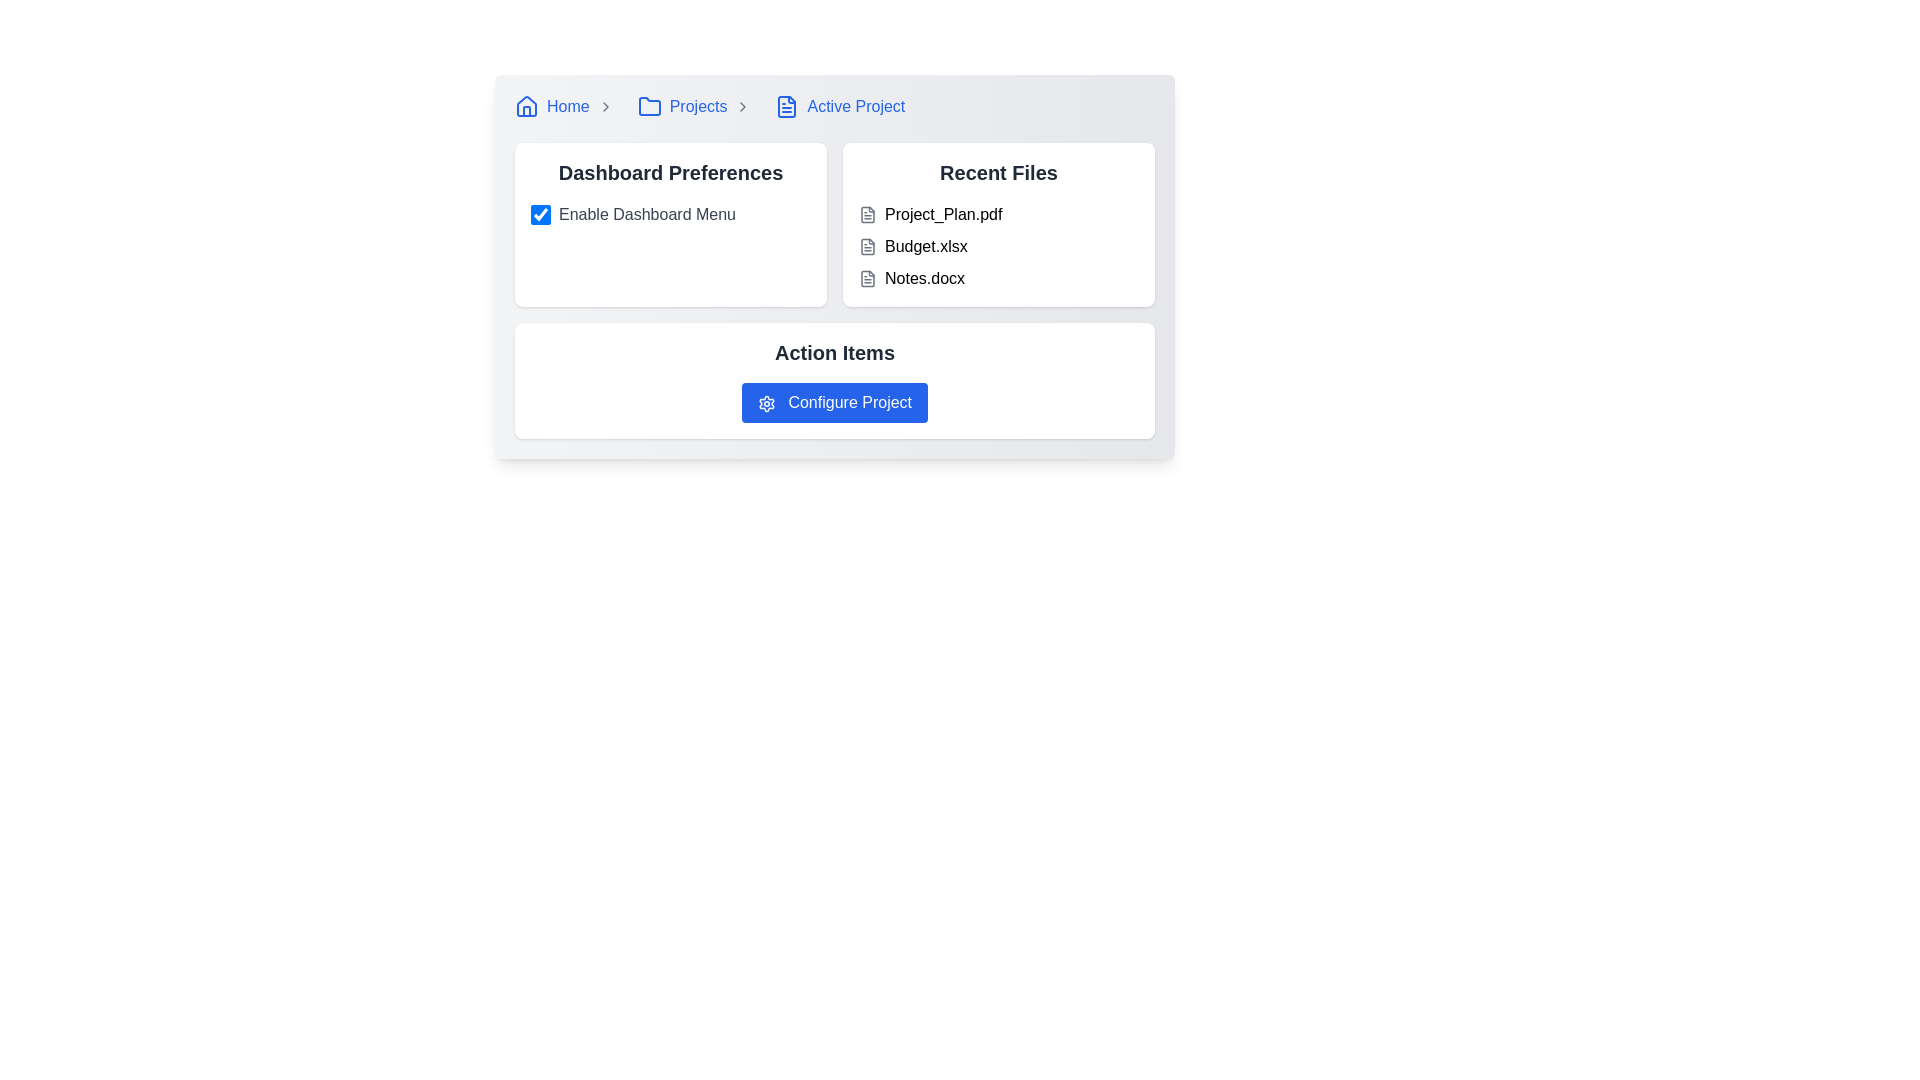  Describe the element at coordinates (649, 107) in the screenshot. I see `the folder icon in the breadcrumb navigation bar, which is positioned to the left of the 'Projects' label and to the right of the 'Home' house icon` at that location.